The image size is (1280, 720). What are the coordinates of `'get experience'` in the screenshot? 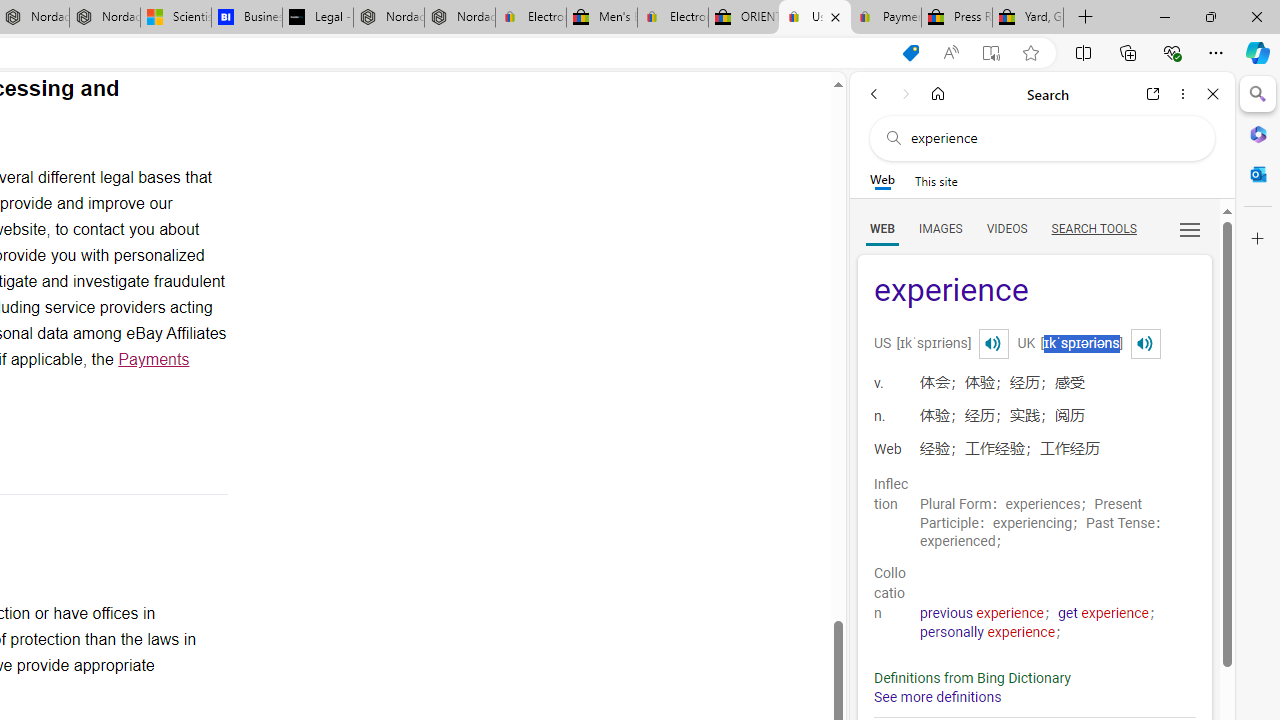 It's located at (1103, 612).